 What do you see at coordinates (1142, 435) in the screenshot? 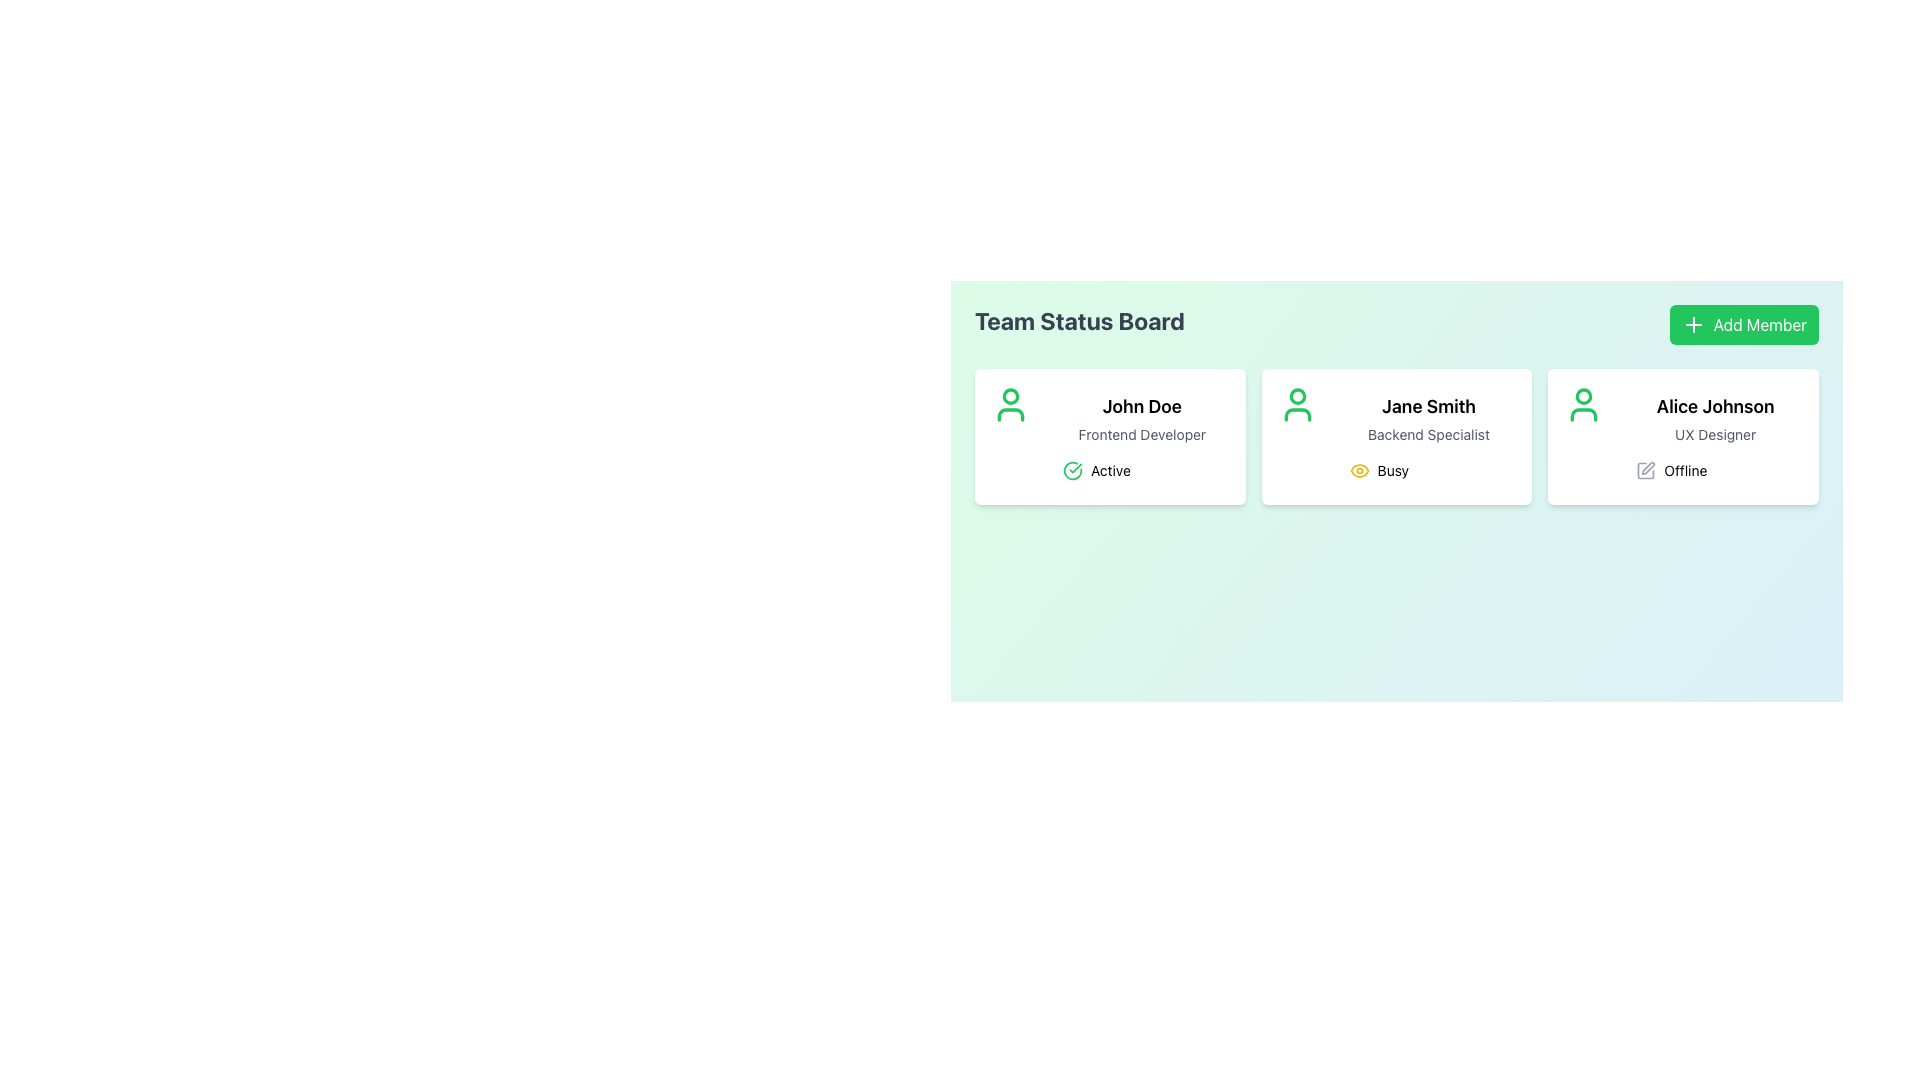
I see `information displayed on the Profile summary card, which is the first card in the Team Status Board, providing details about a team member's name, role, and current status` at bounding box center [1142, 435].